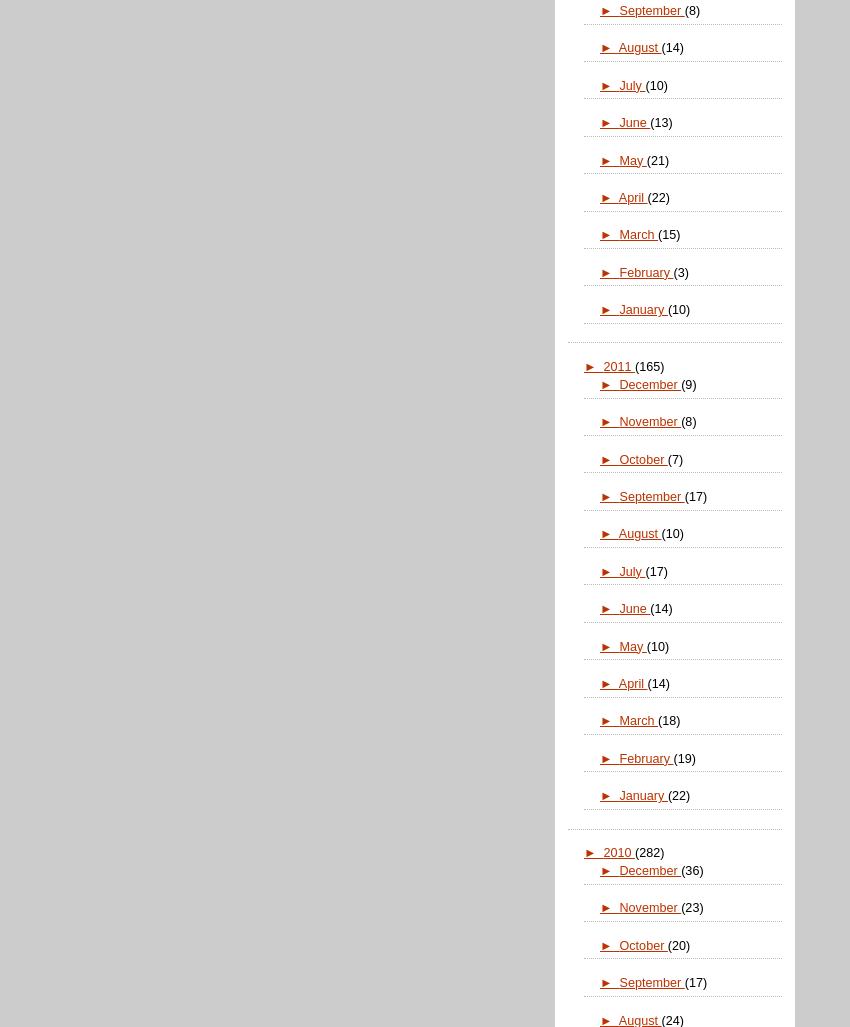  Describe the element at coordinates (680, 906) in the screenshot. I see `'(23)'` at that location.